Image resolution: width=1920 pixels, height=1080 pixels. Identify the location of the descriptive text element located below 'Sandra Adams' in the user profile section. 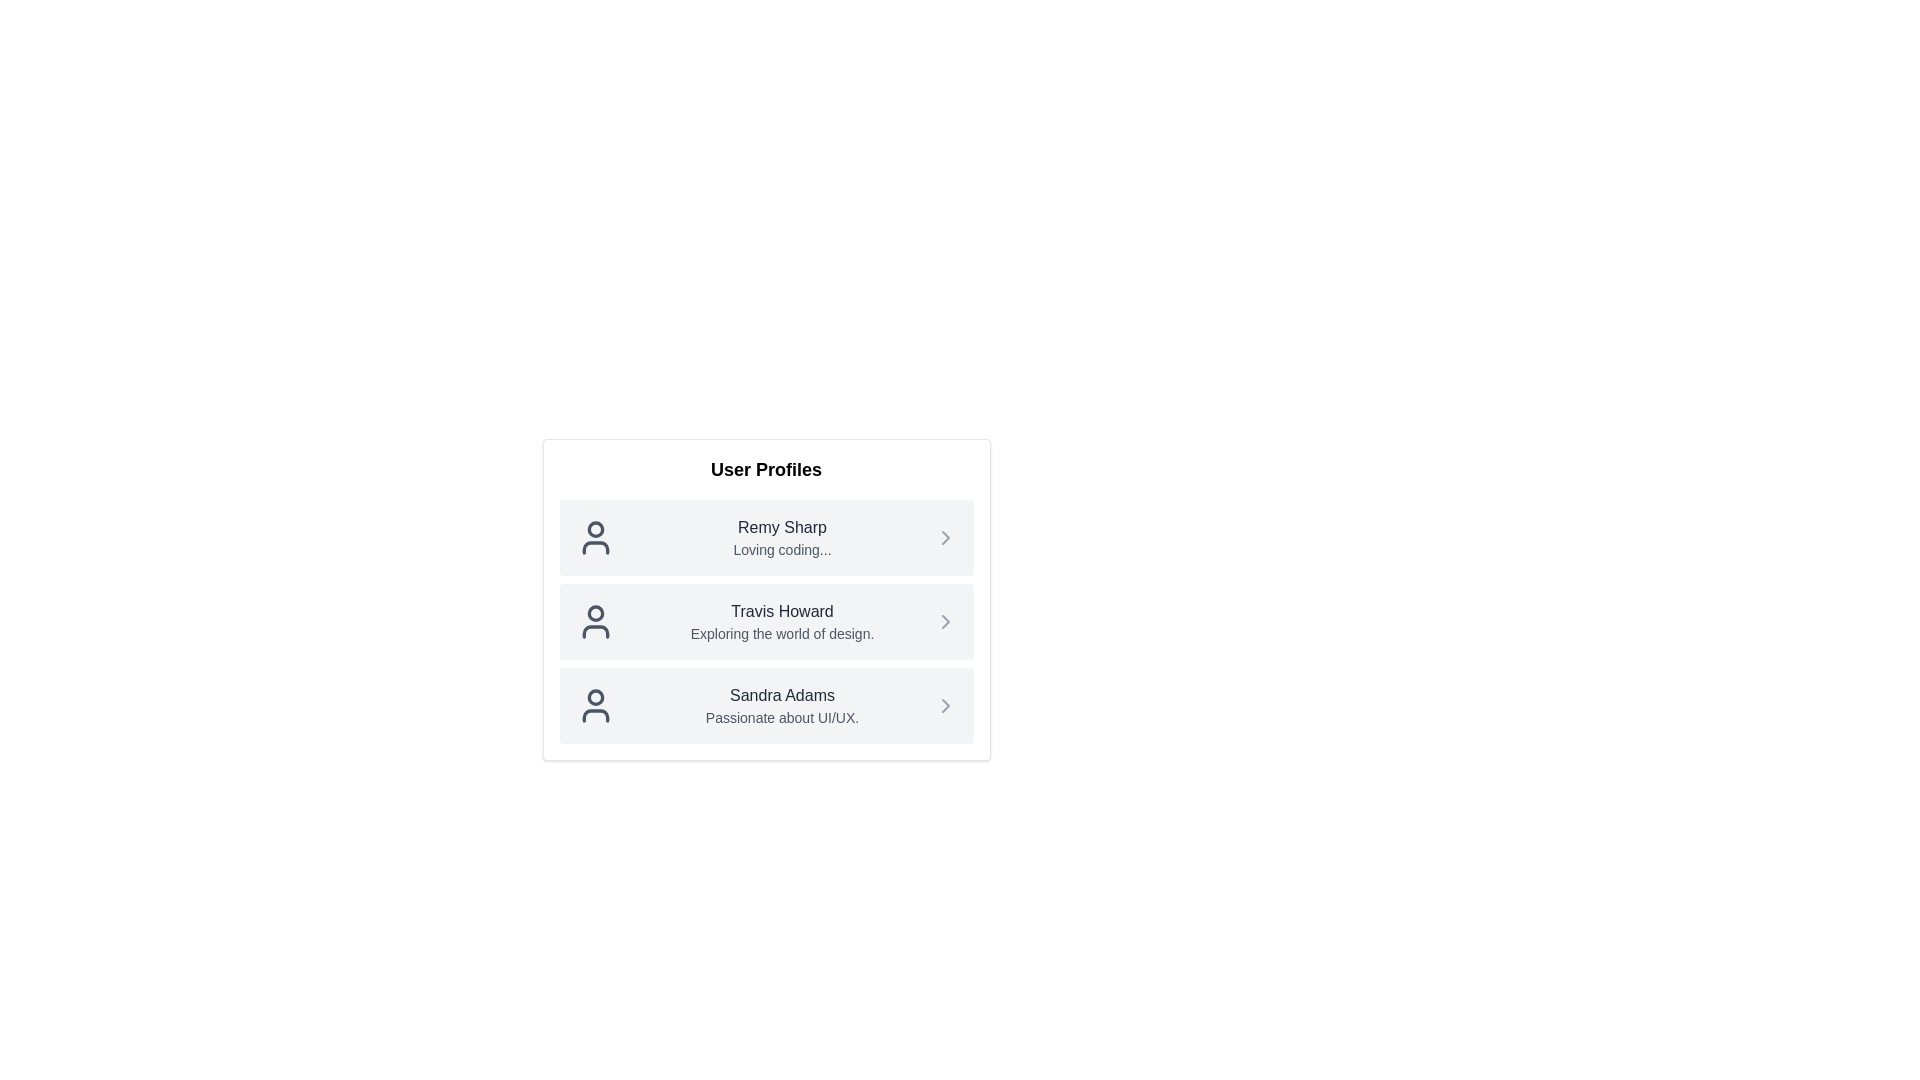
(781, 716).